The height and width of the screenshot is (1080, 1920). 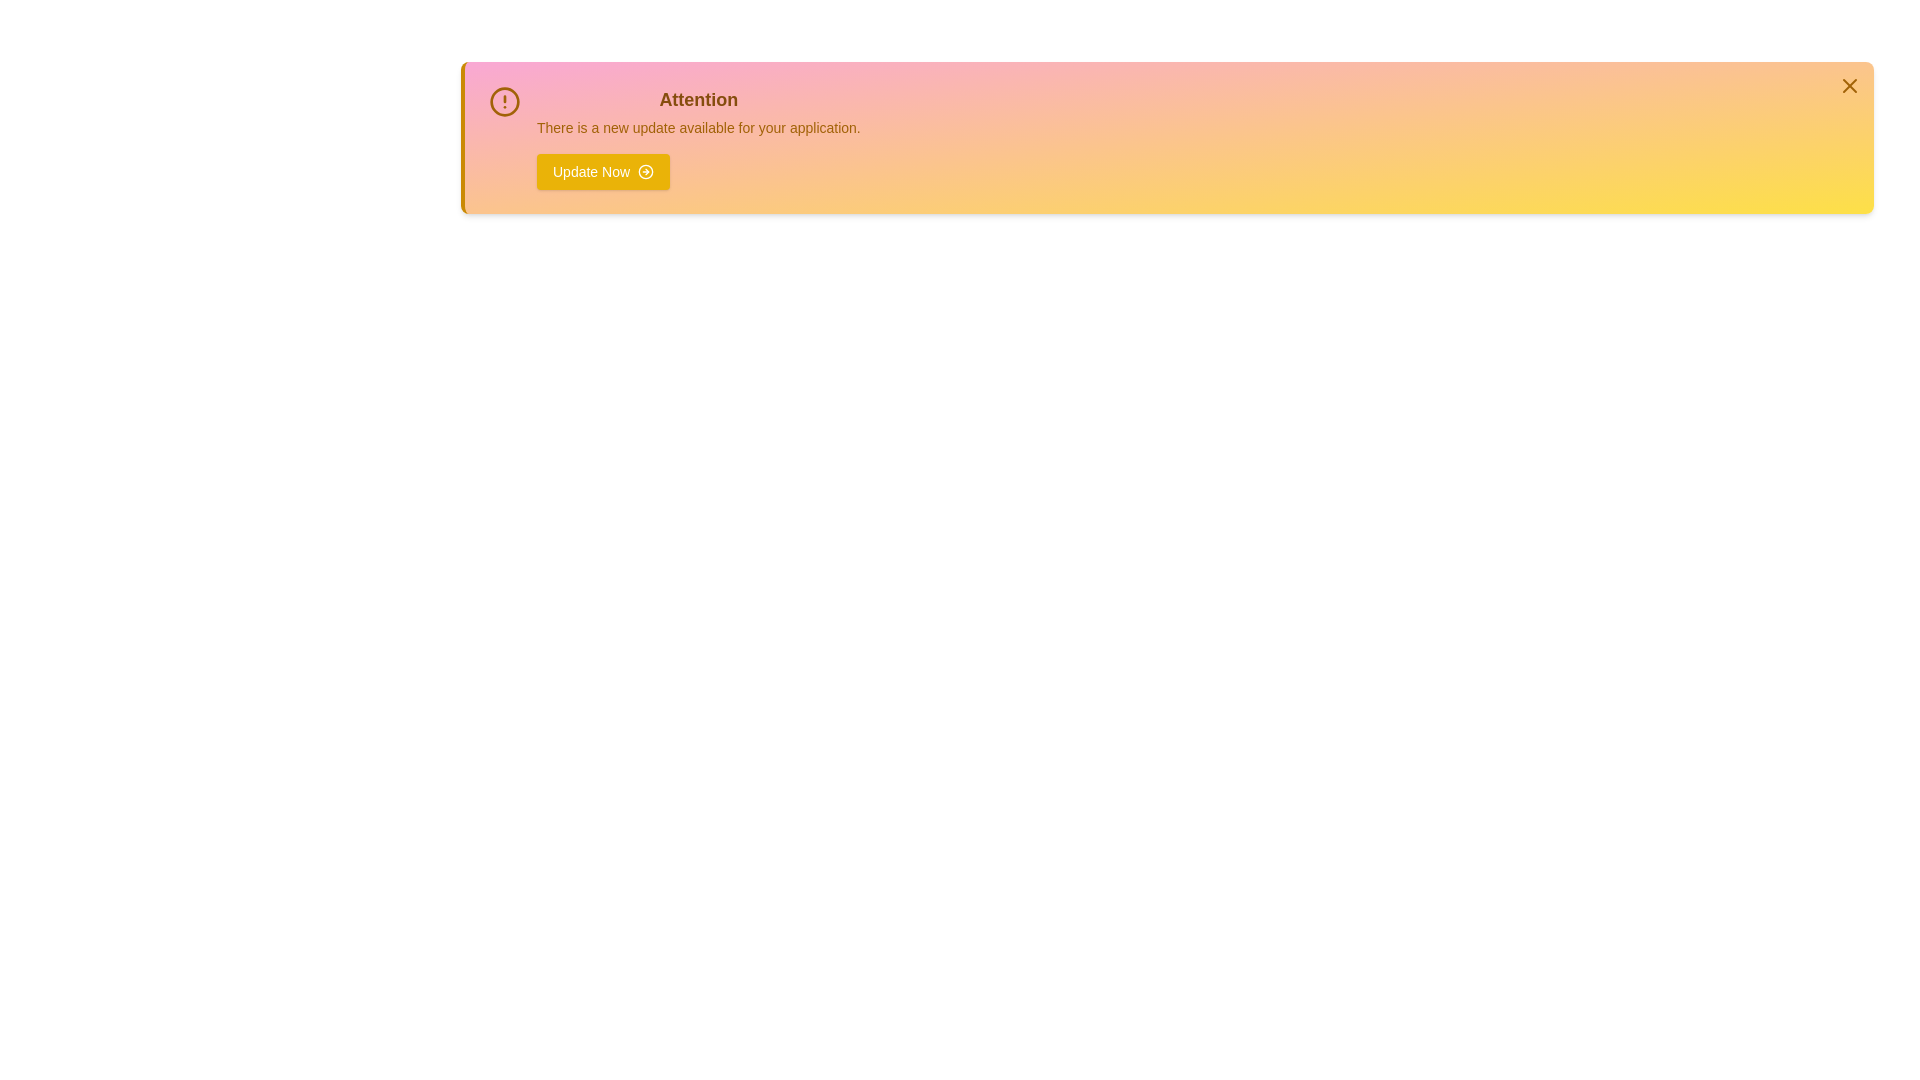 What do you see at coordinates (1848, 84) in the screenshot?
I see `the close button of the notification alert to dismiss it` at bounding box center [1848, 84].